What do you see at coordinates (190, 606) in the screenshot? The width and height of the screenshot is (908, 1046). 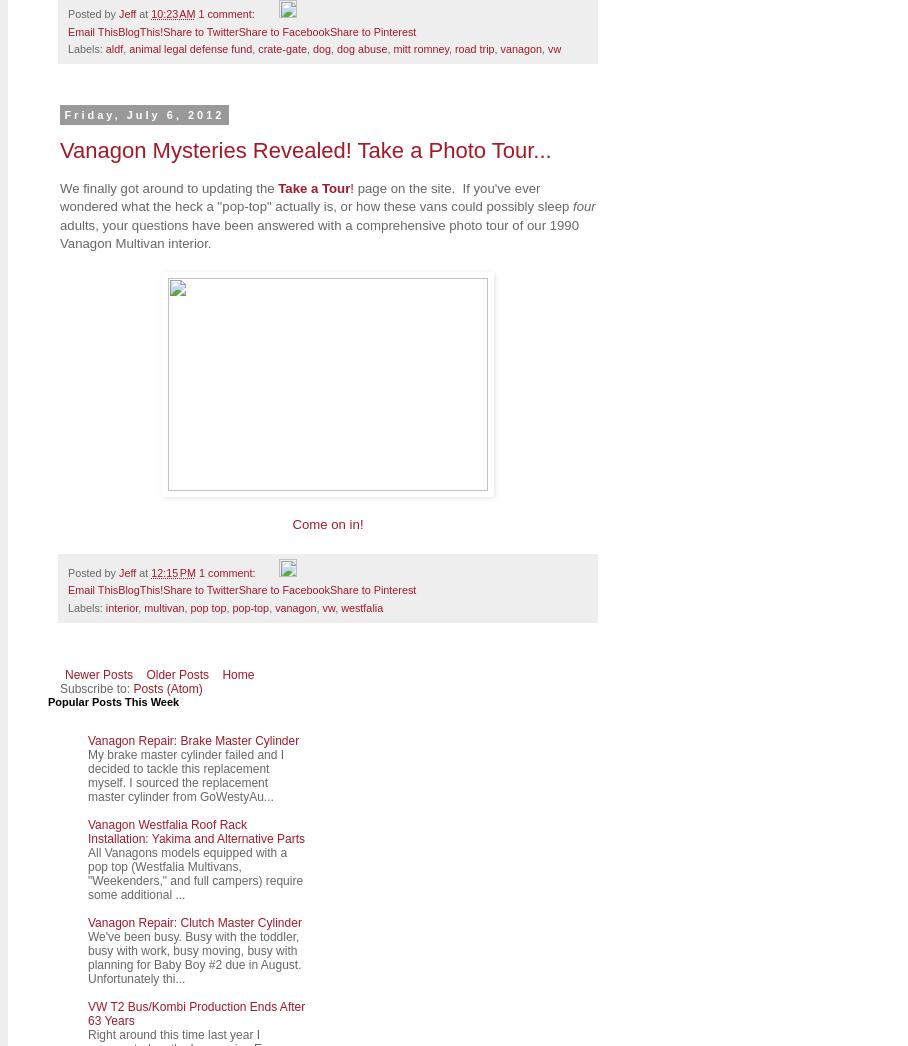 I see `'pop top'` at bounding box center [190, 606].